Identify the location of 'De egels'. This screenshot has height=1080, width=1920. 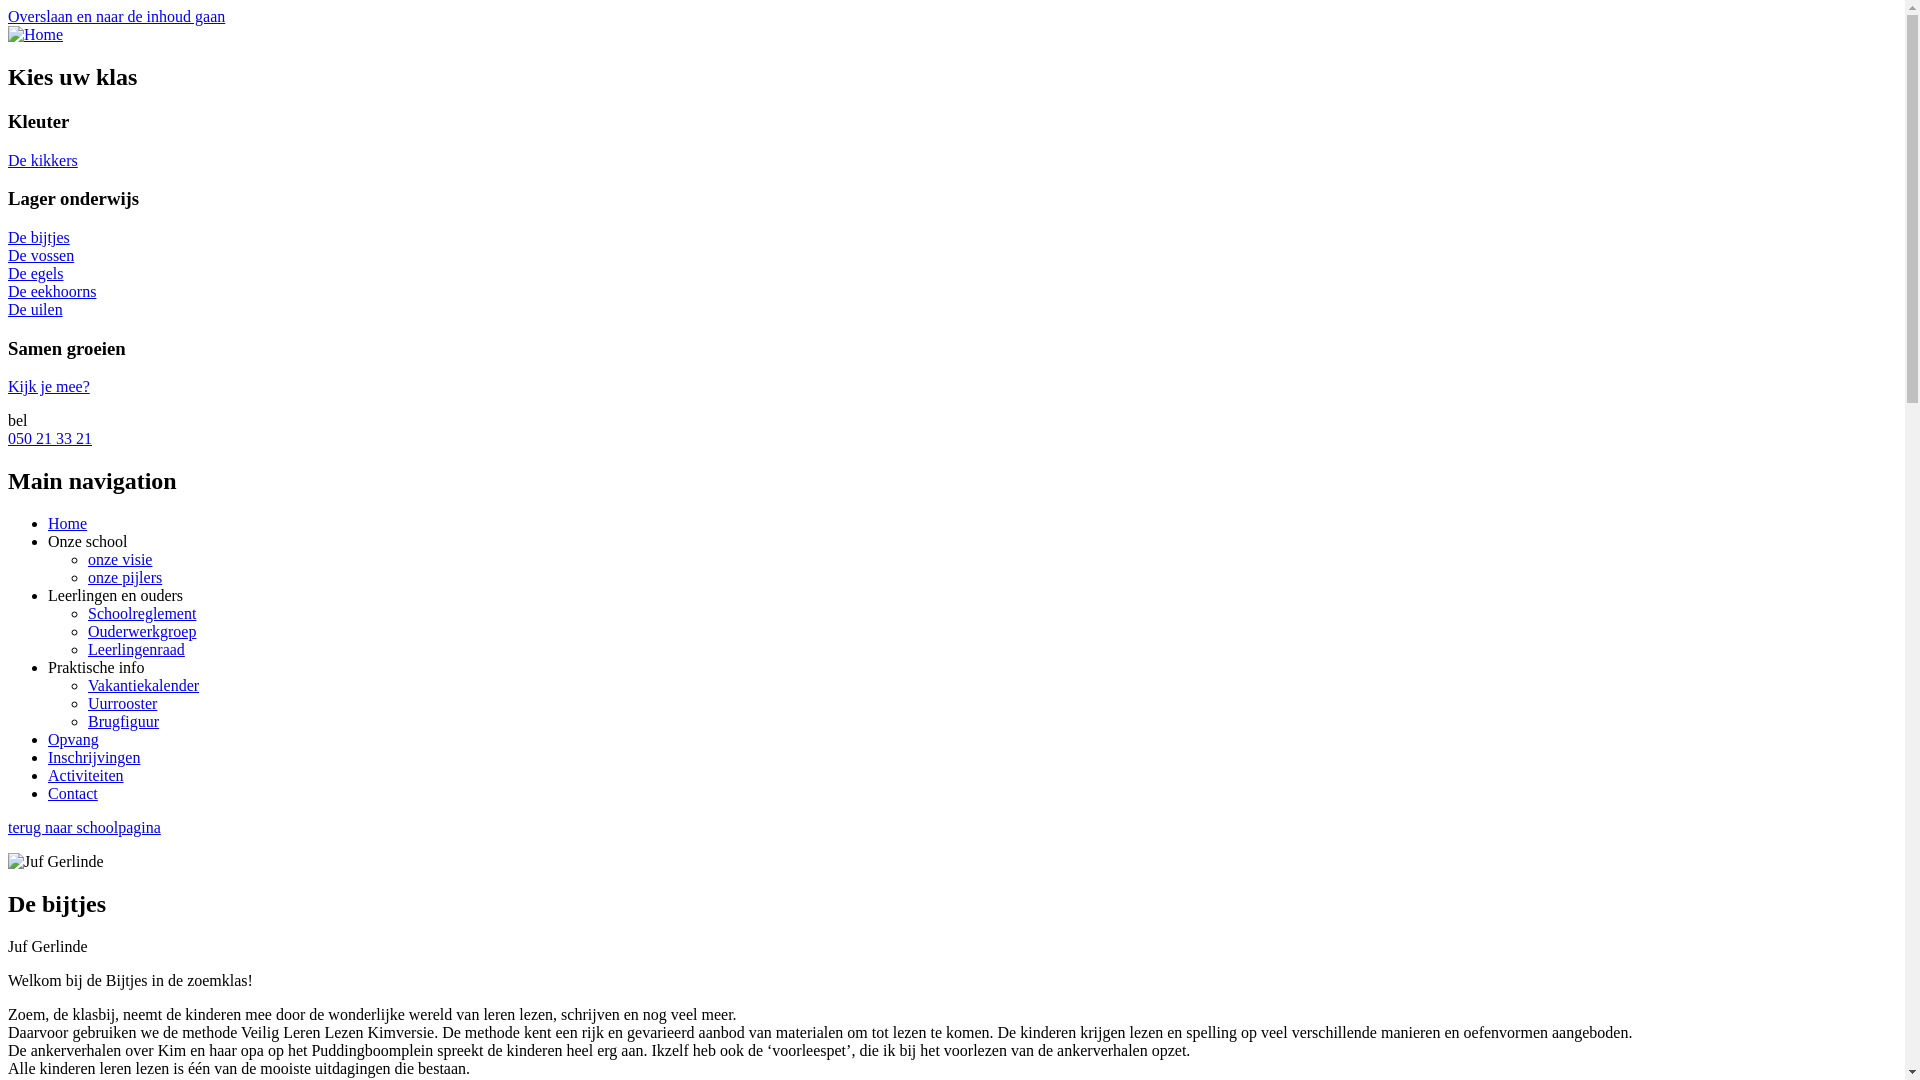
(35, 273).